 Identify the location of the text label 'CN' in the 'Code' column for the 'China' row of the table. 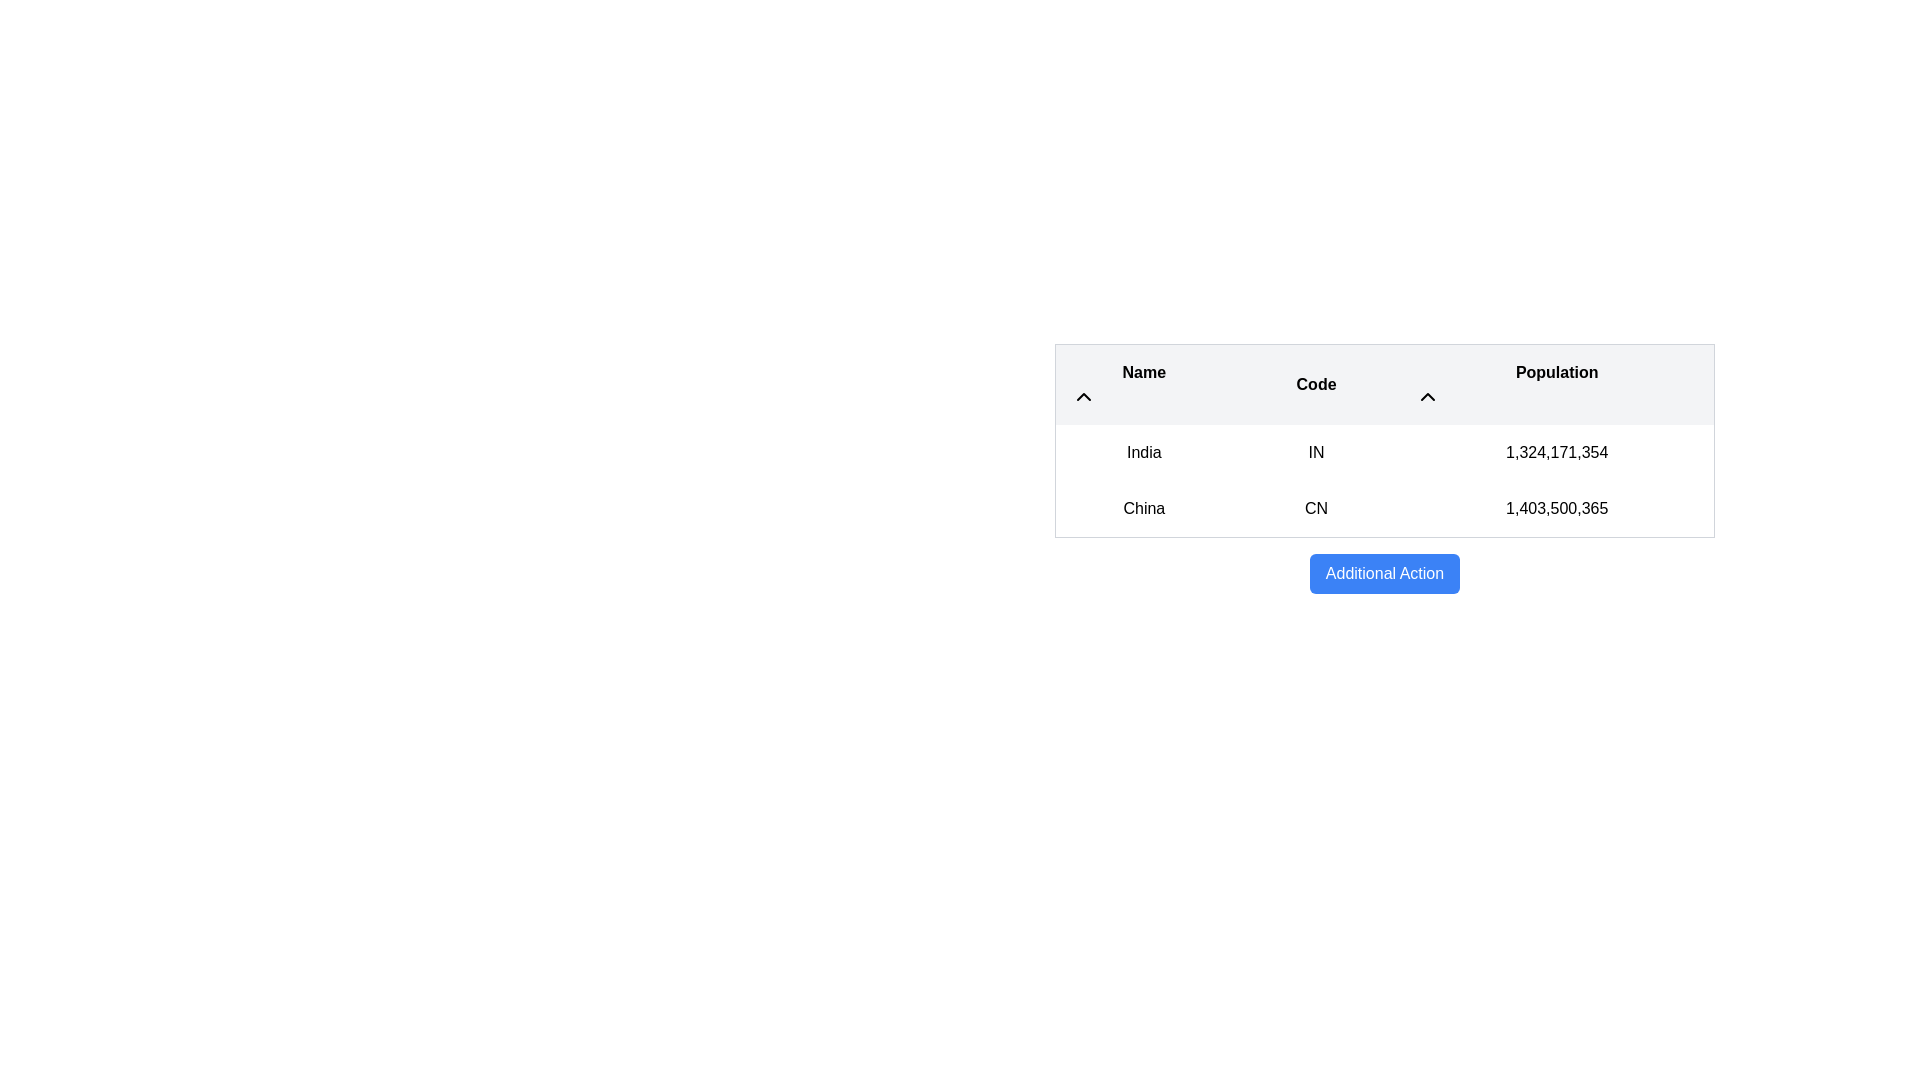
(1316, 508).